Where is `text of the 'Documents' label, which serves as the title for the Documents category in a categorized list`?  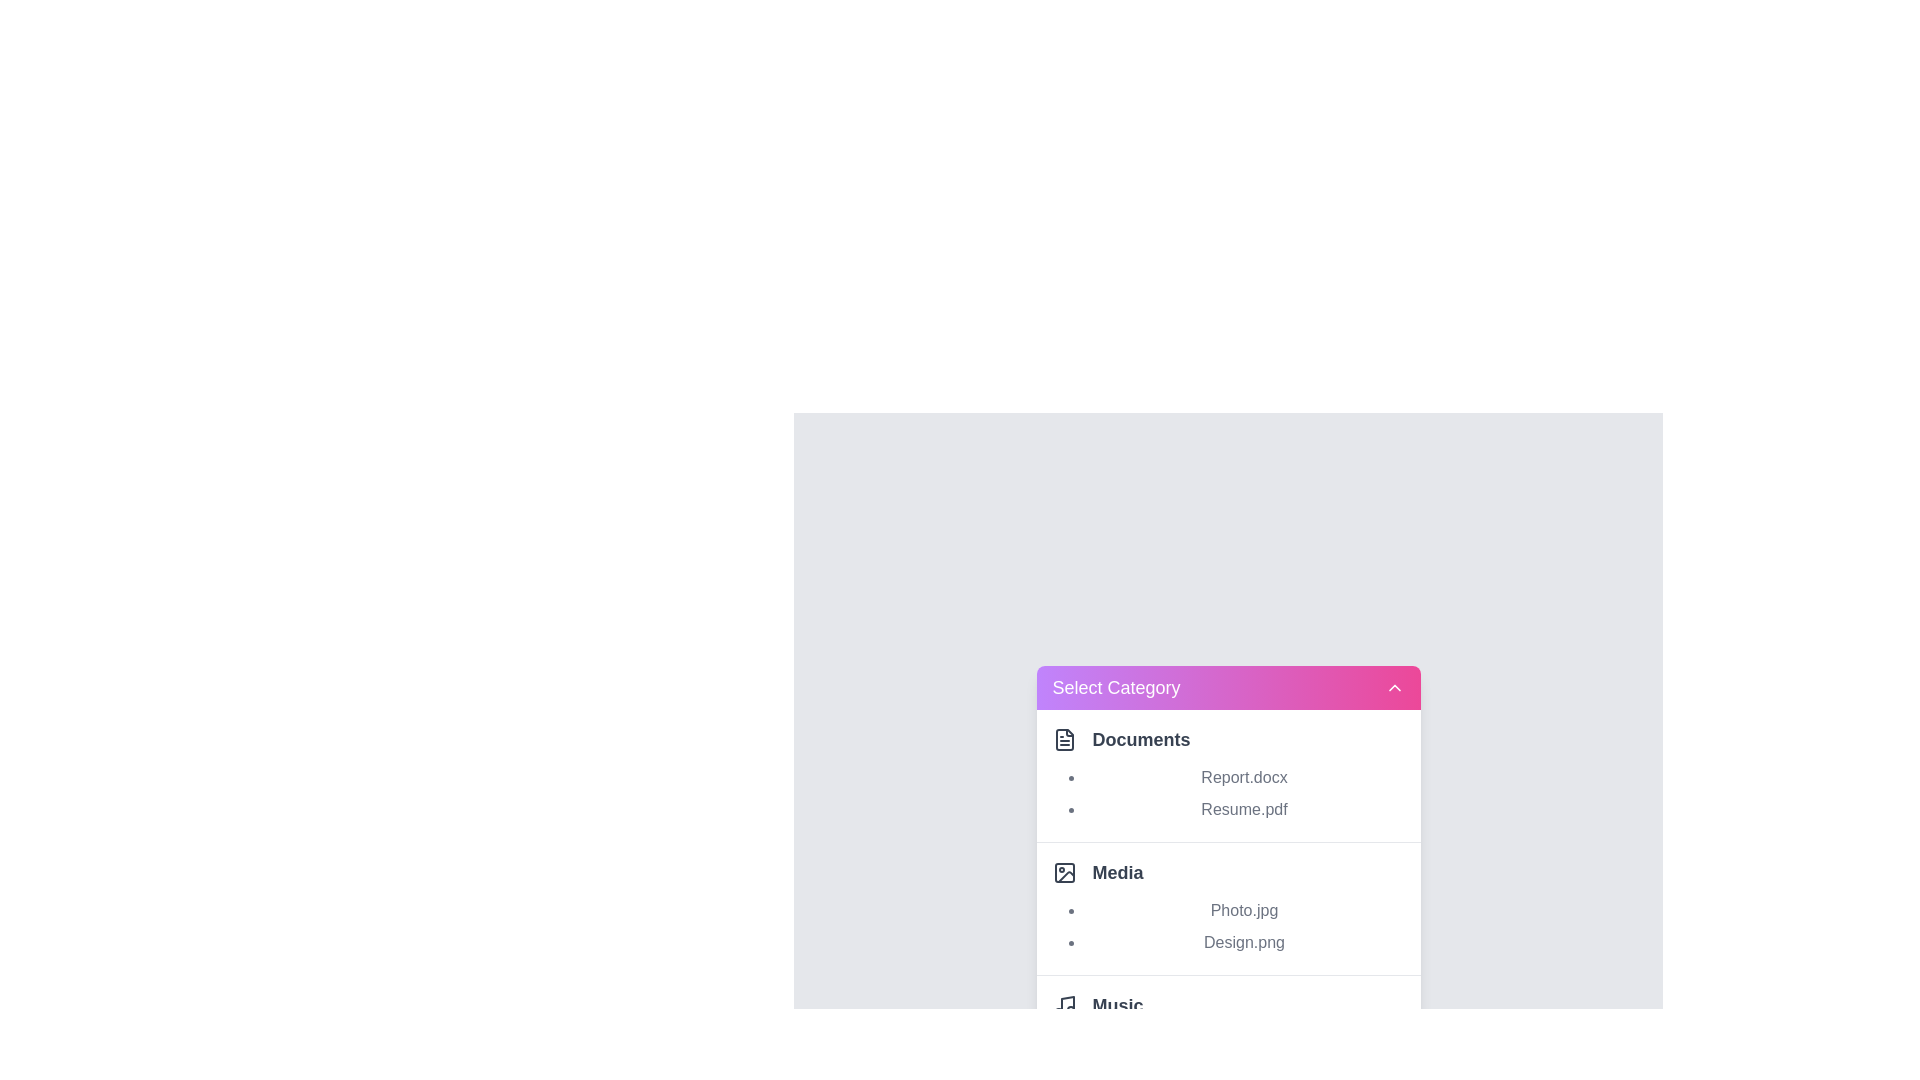
text of the 'Documents' label, which serves as the title for the Documents category in a categorized list is located at coordinates (1141, 739).